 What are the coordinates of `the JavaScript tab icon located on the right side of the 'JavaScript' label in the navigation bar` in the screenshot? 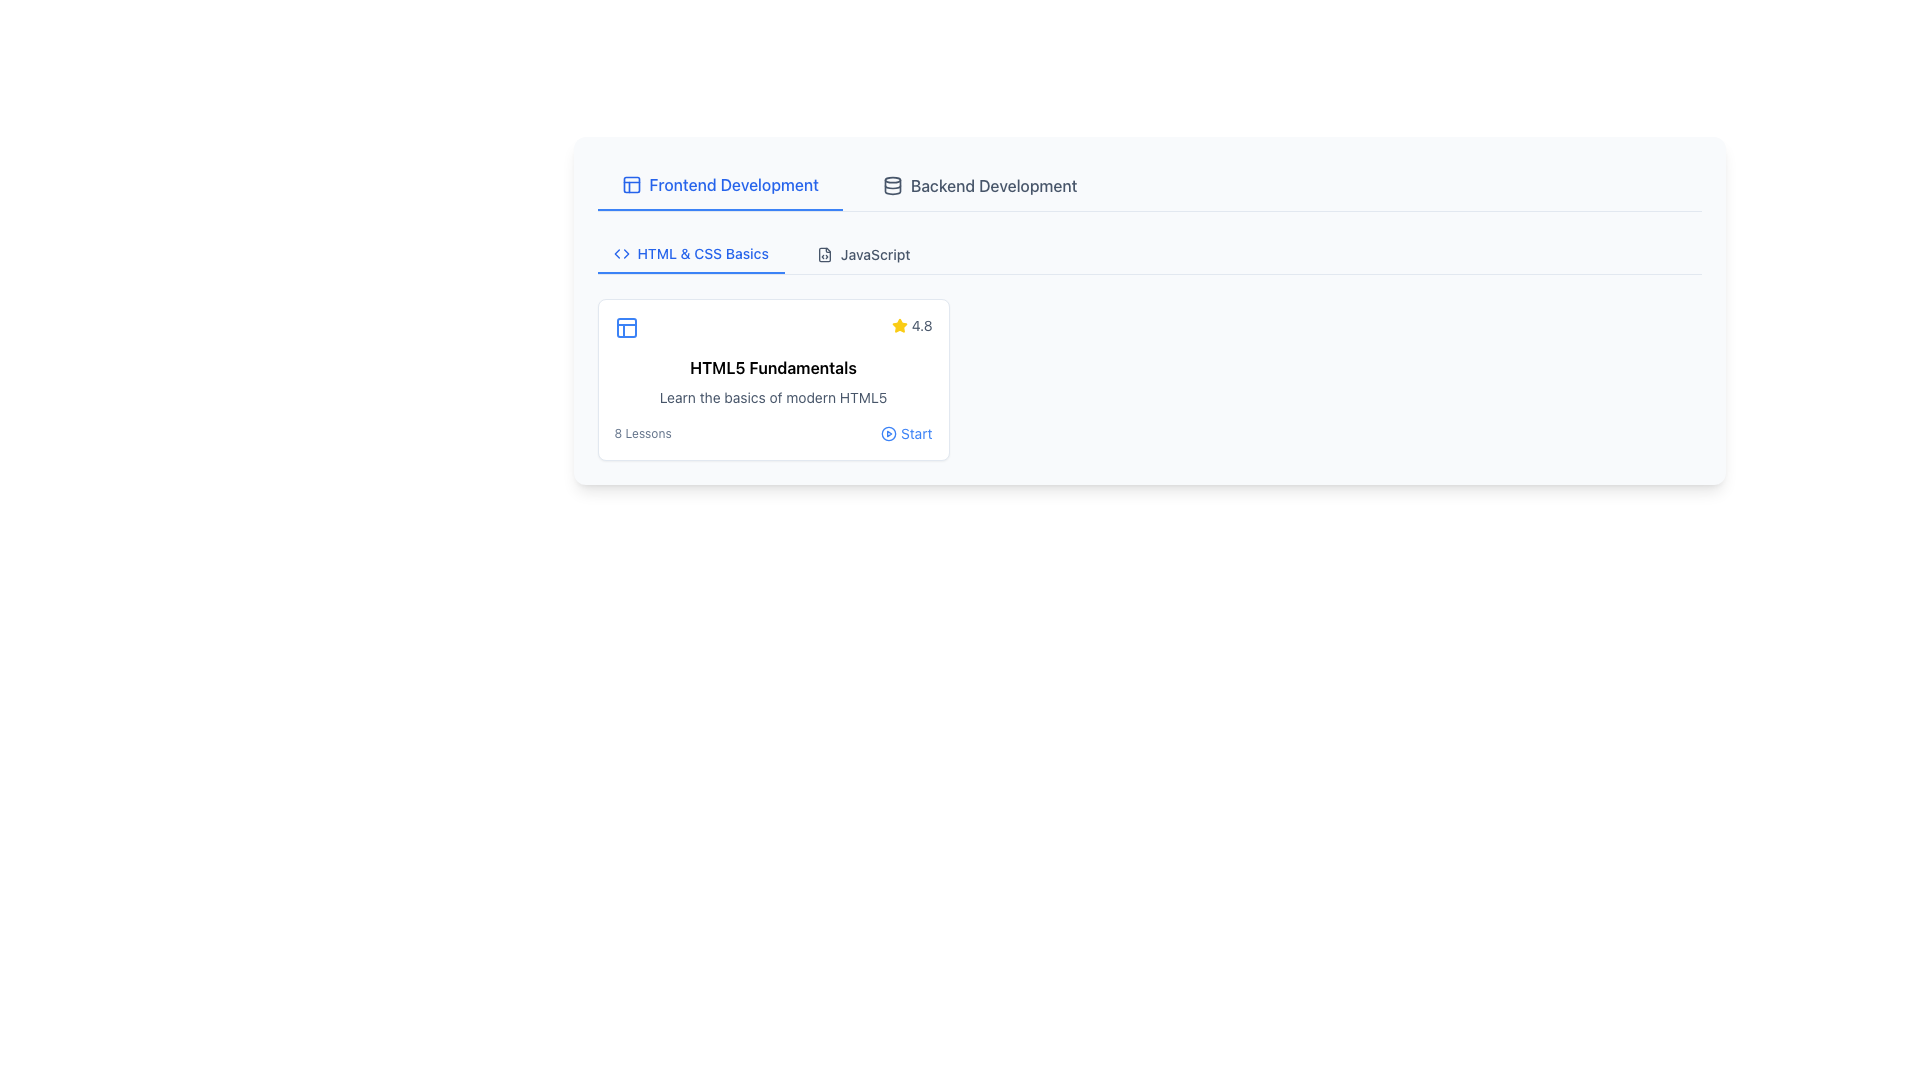 It's located at (824, 253).